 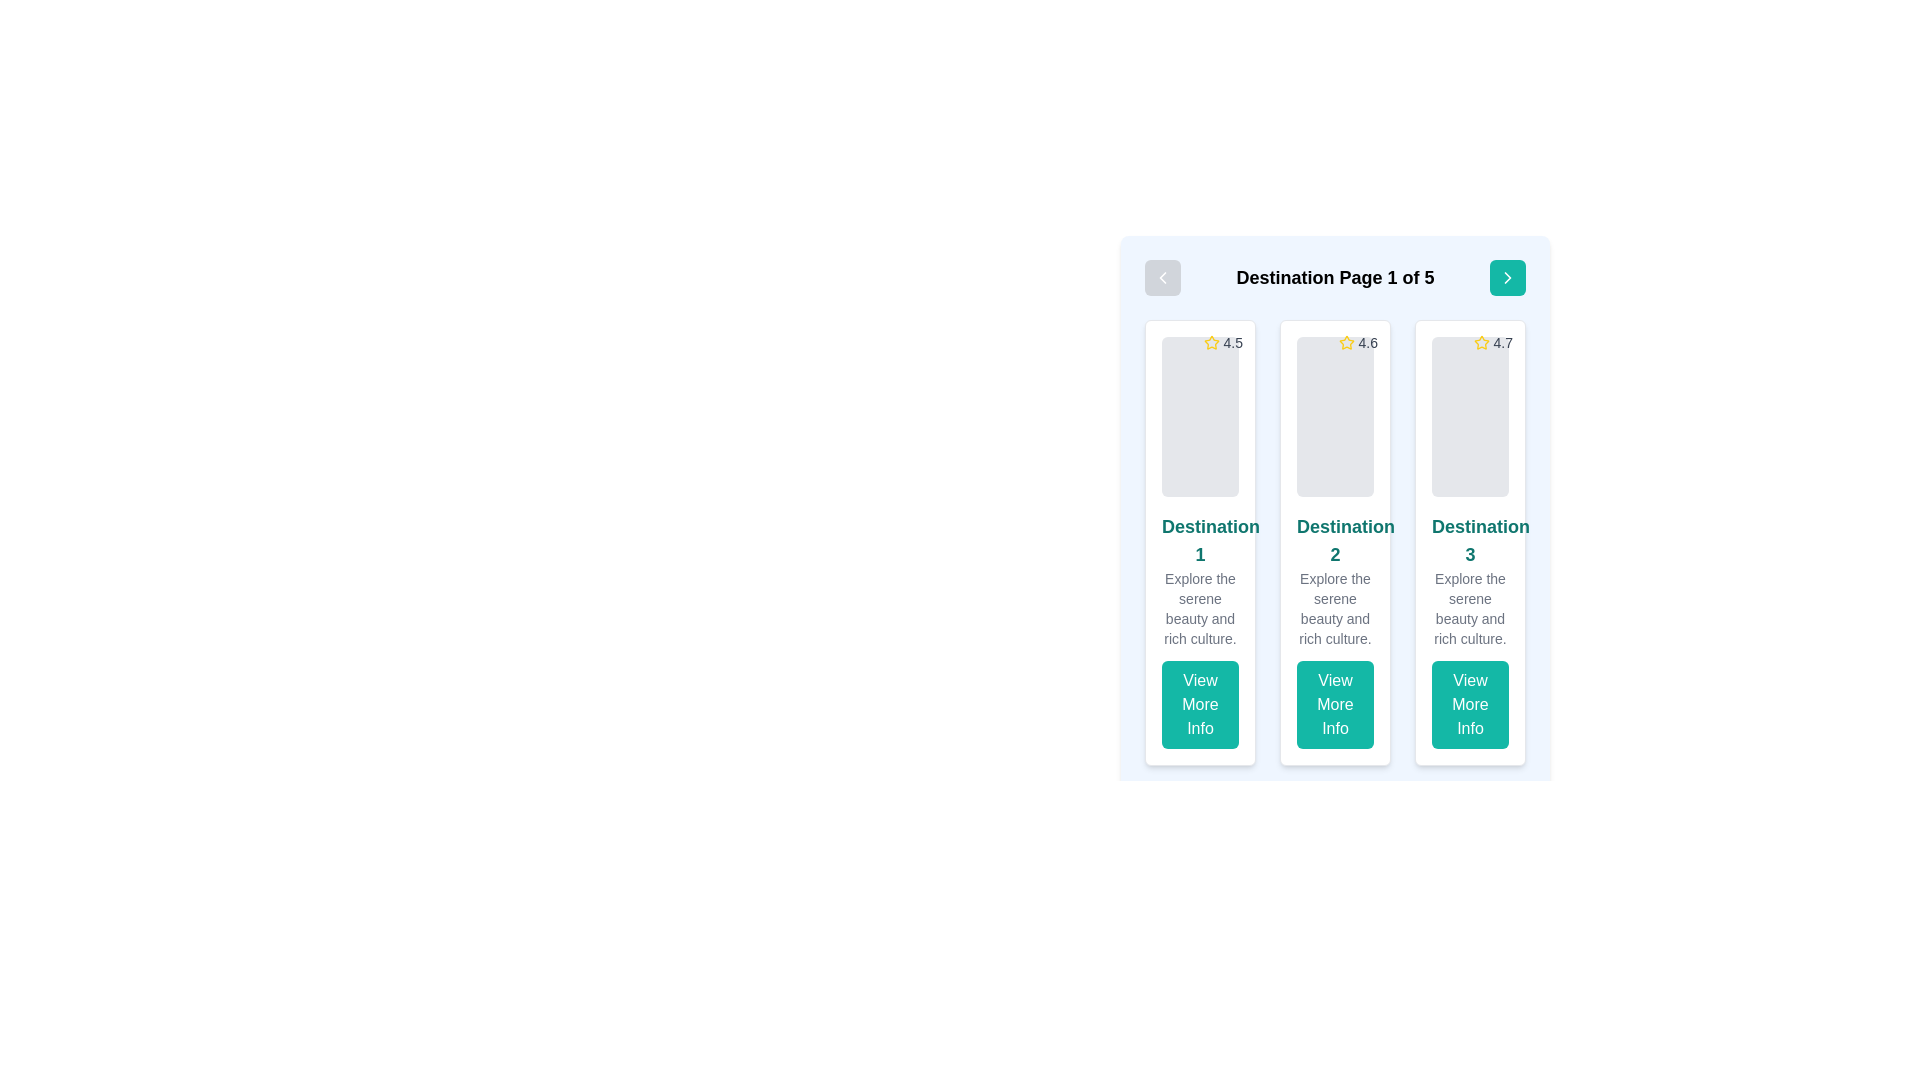 I want to click on static text content located in the card labeled 'Destination 2', positioned below the bold title within the middle column of cards, so click(x=1335, y=608).